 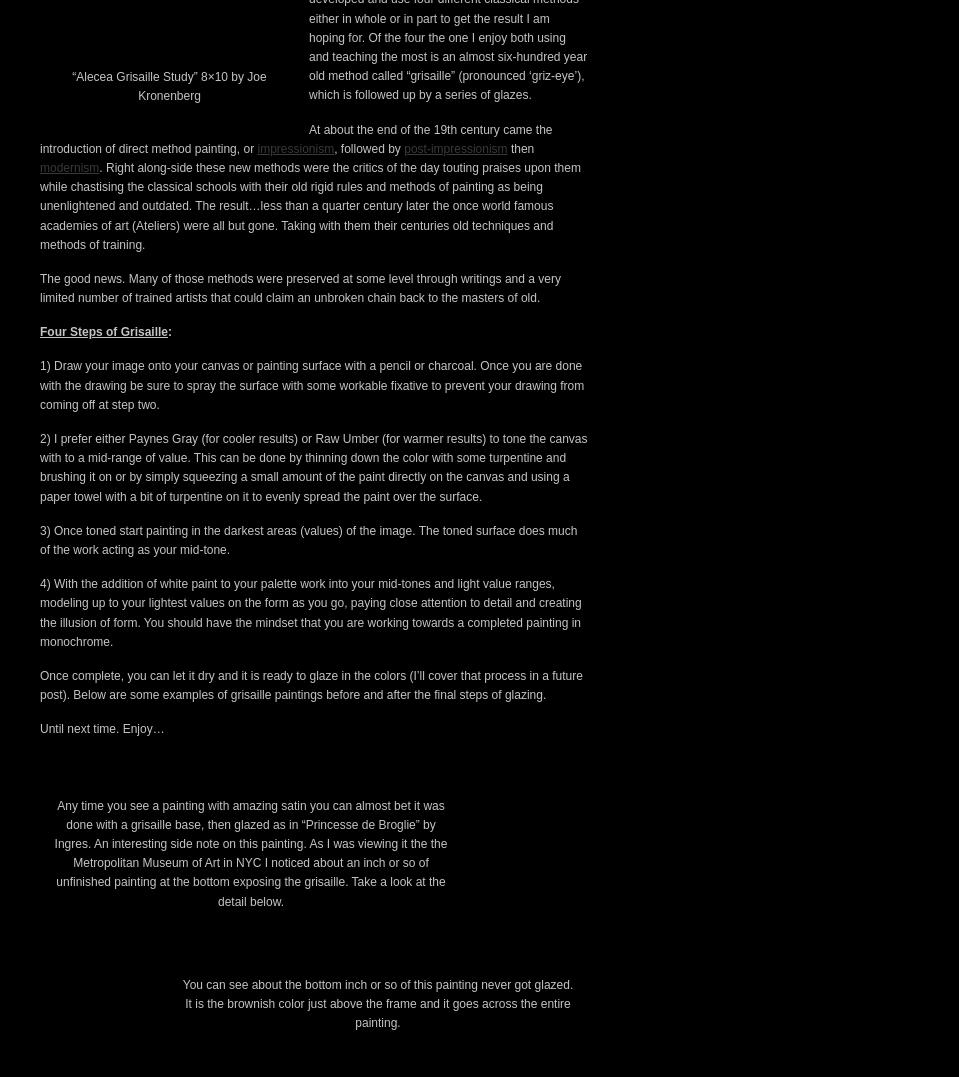 I want to click on 'impressionism', so click(x=294, y=490).